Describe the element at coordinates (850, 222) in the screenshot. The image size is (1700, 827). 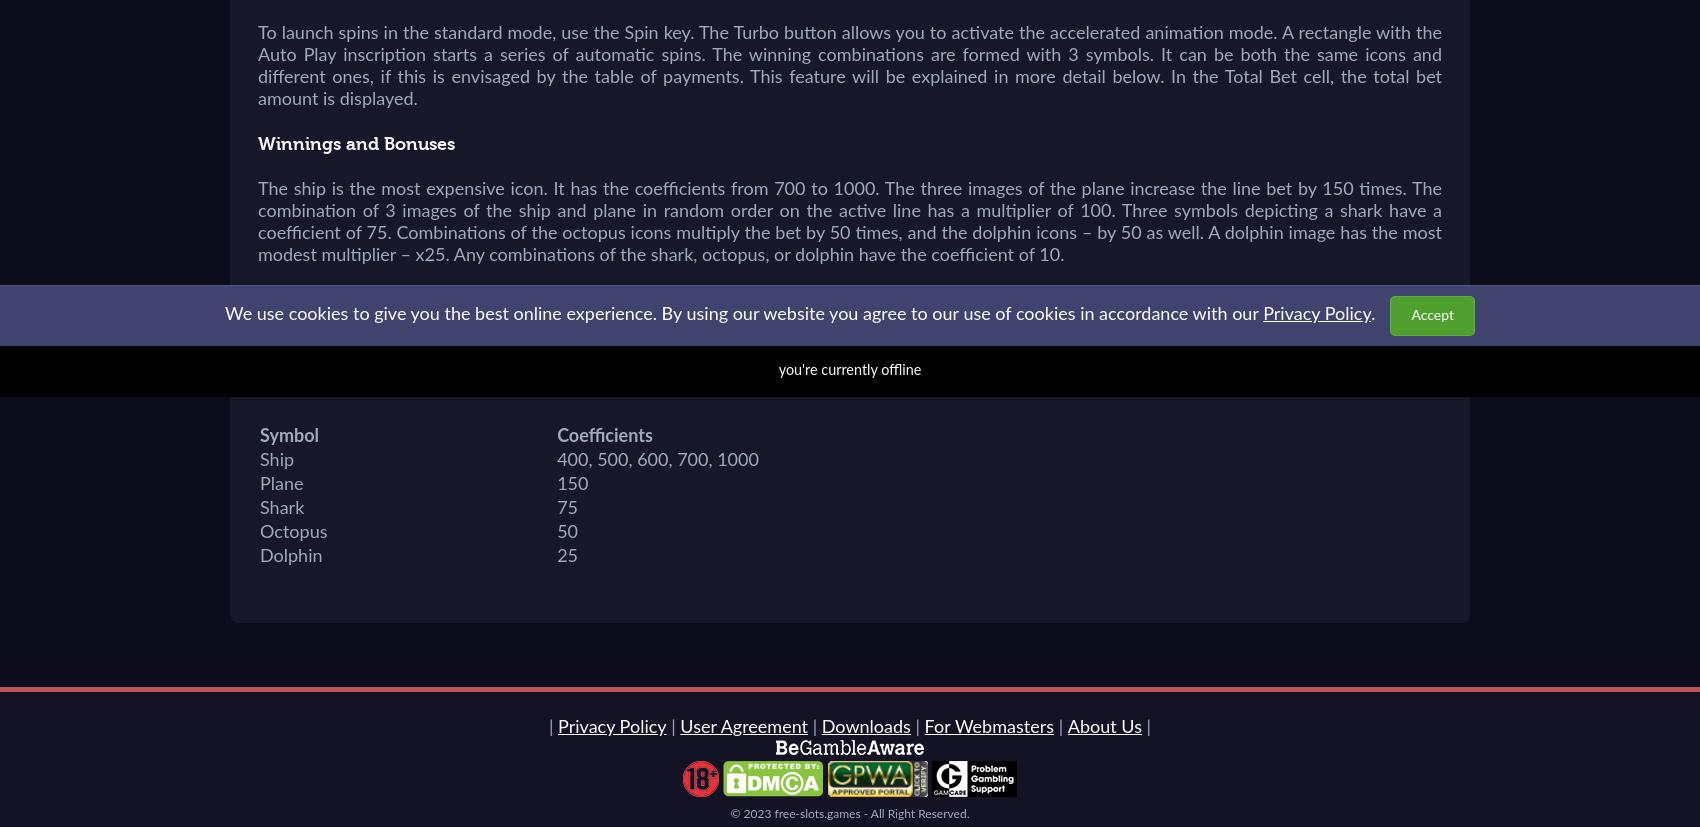
I see `'The ship is the most expensive icon. It has the coefficients from 700 to 1000. The three images of the plane increase the line bet by 150 times. The combination of 3 images of the ship and plane in random order on the active line has a multiplier of 100. Three symbols depicting a shark have a coefficient of 75. Combinations of the octopus icons multiply the bet by 50 times, and the dolphin icons – by 50 as well. A dolphin image has the most modest multiplier – x25. Any combinations of the shark, octopus, or dolphin have the coefficient of 10.'` at that location.